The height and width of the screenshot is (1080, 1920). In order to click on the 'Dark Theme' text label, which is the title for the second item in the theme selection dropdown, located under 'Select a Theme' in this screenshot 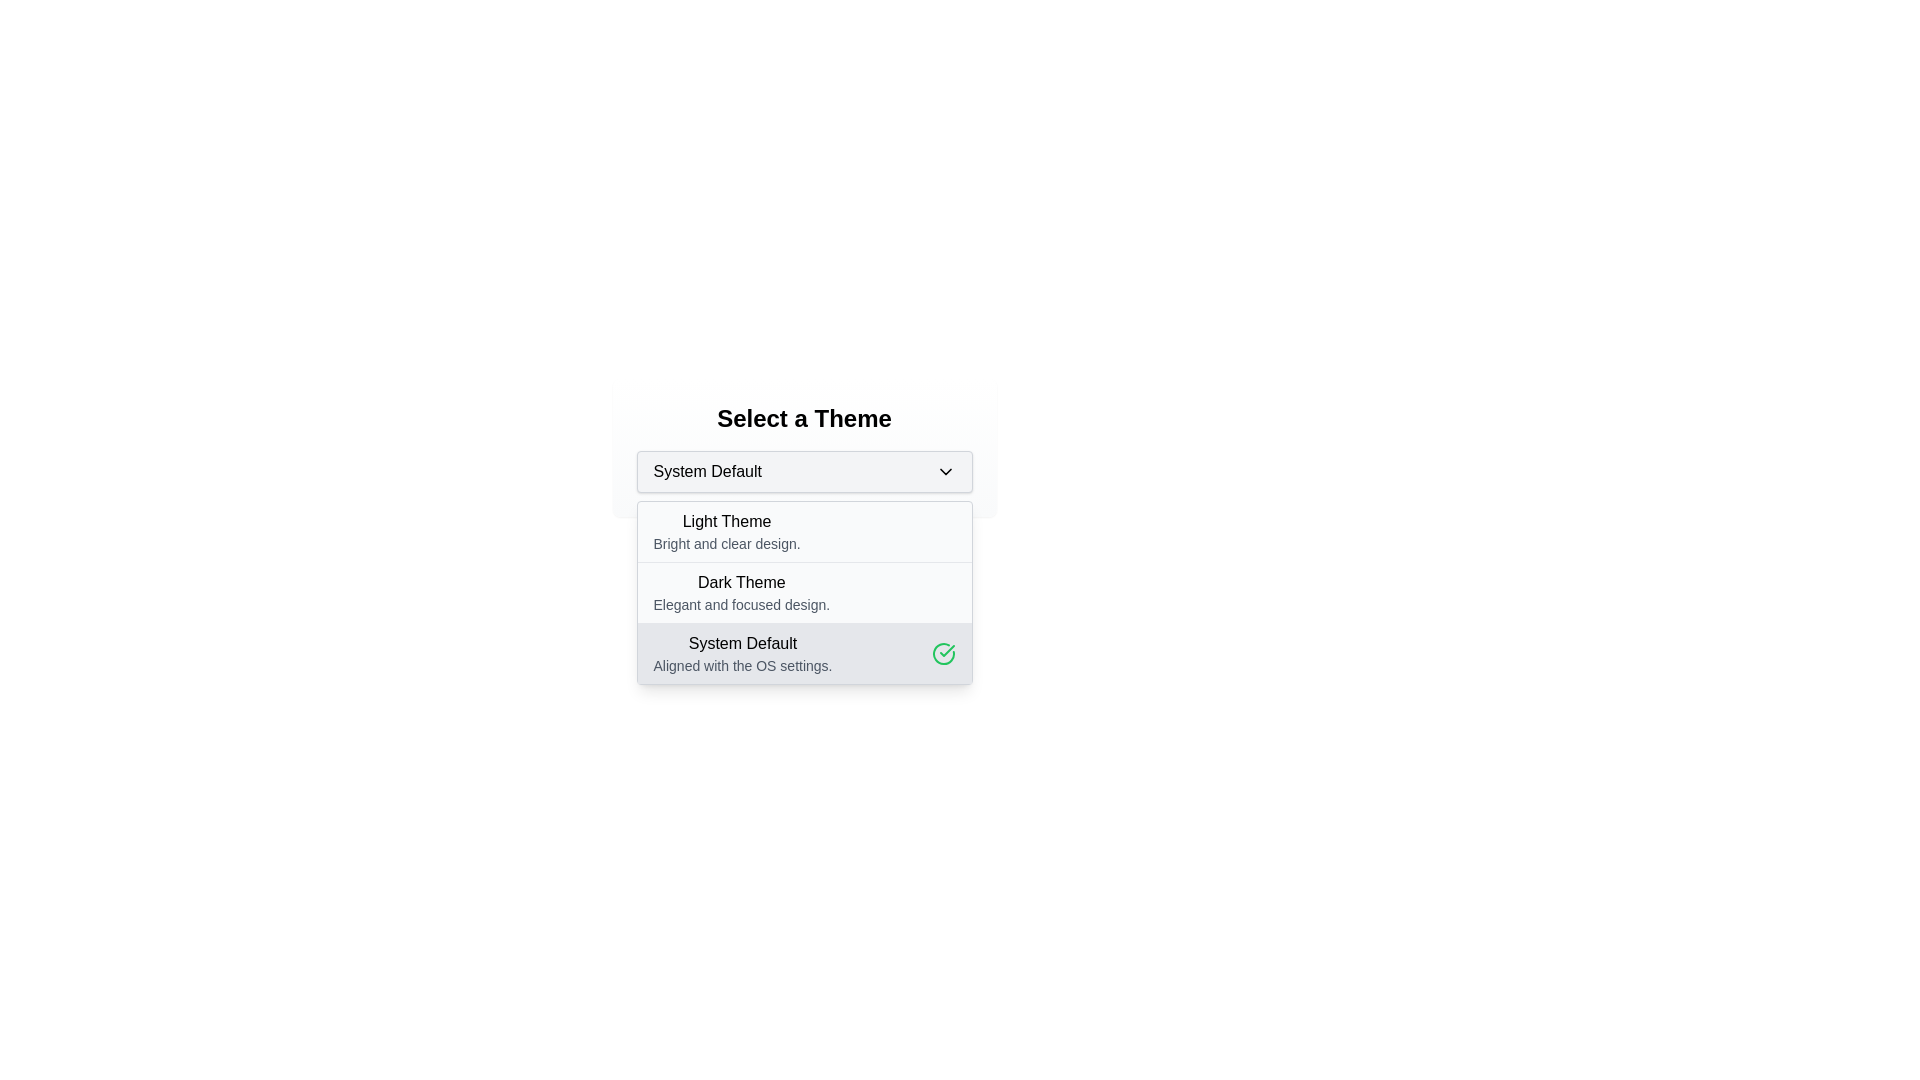, I will do `click(740, 582)`.